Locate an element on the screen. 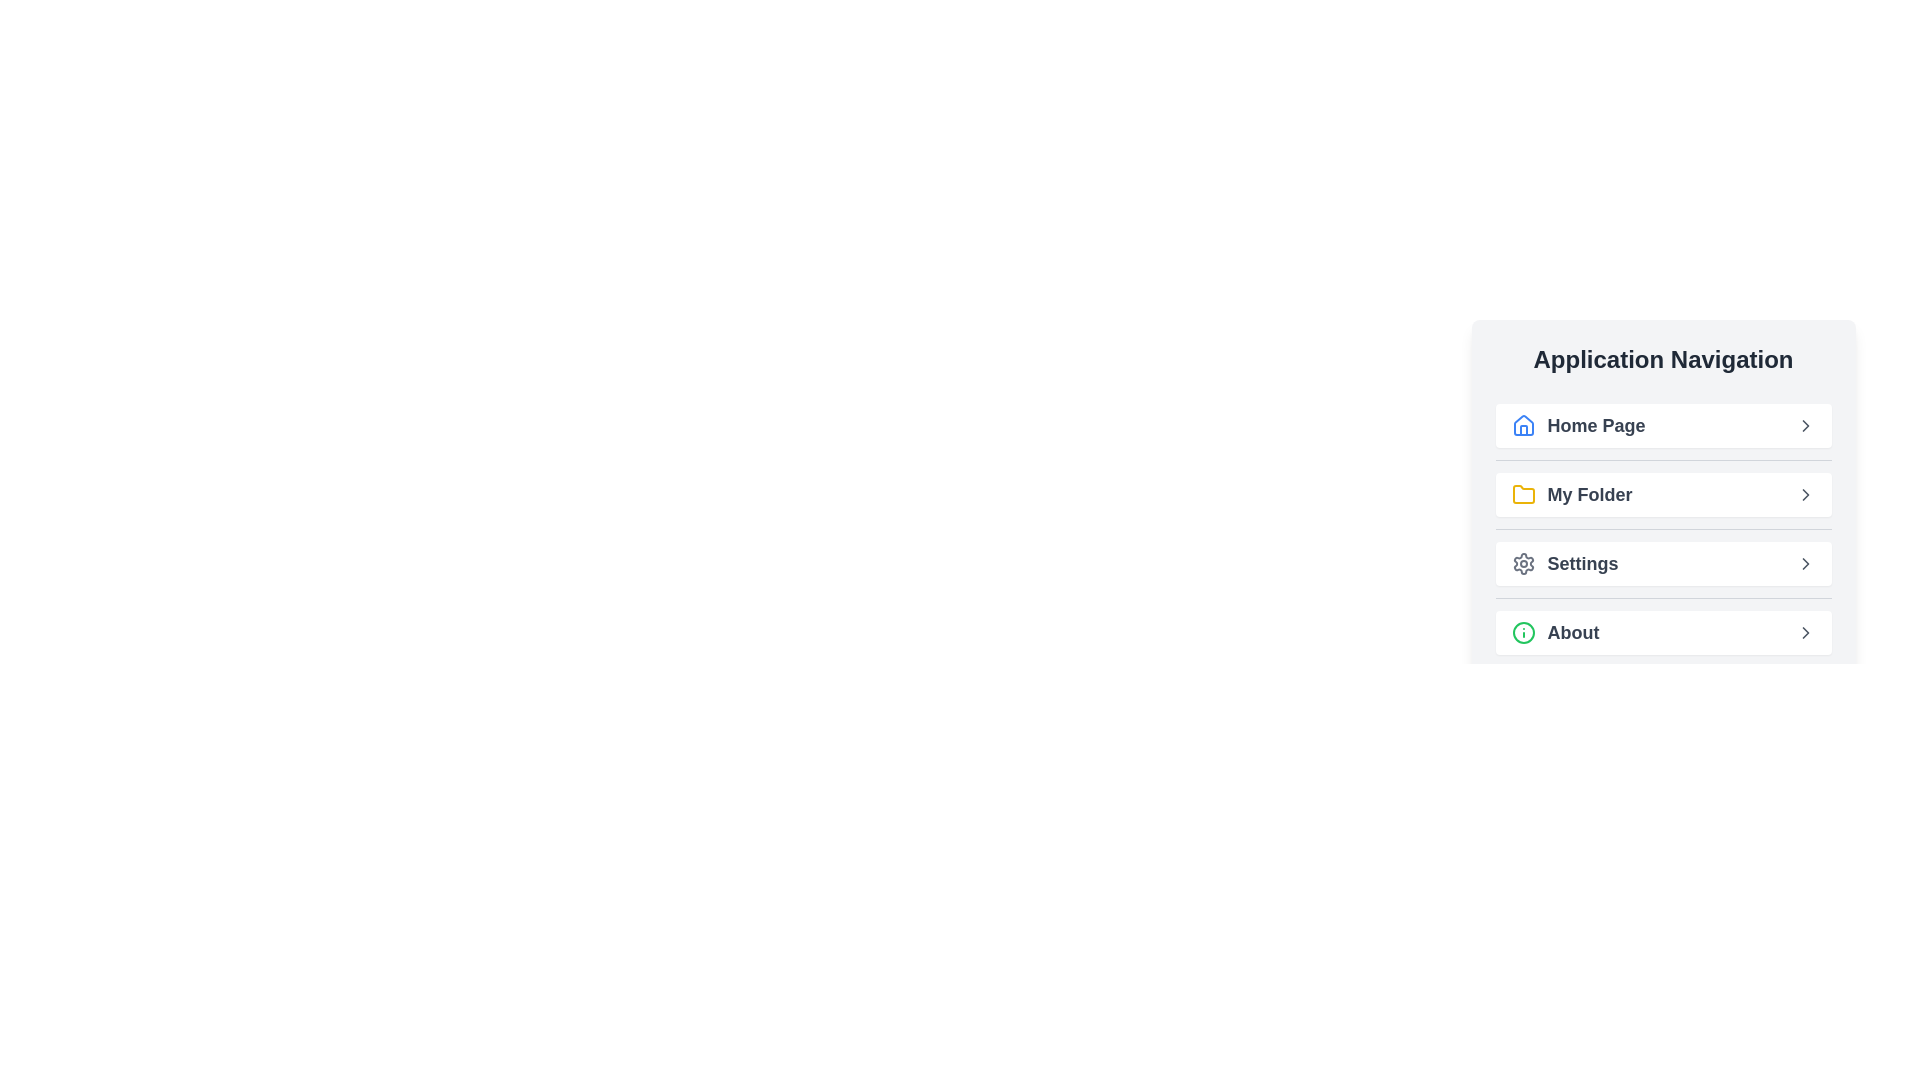  the 'Settings' text label in the application navigation panel is located at coordinates (1582, 563).